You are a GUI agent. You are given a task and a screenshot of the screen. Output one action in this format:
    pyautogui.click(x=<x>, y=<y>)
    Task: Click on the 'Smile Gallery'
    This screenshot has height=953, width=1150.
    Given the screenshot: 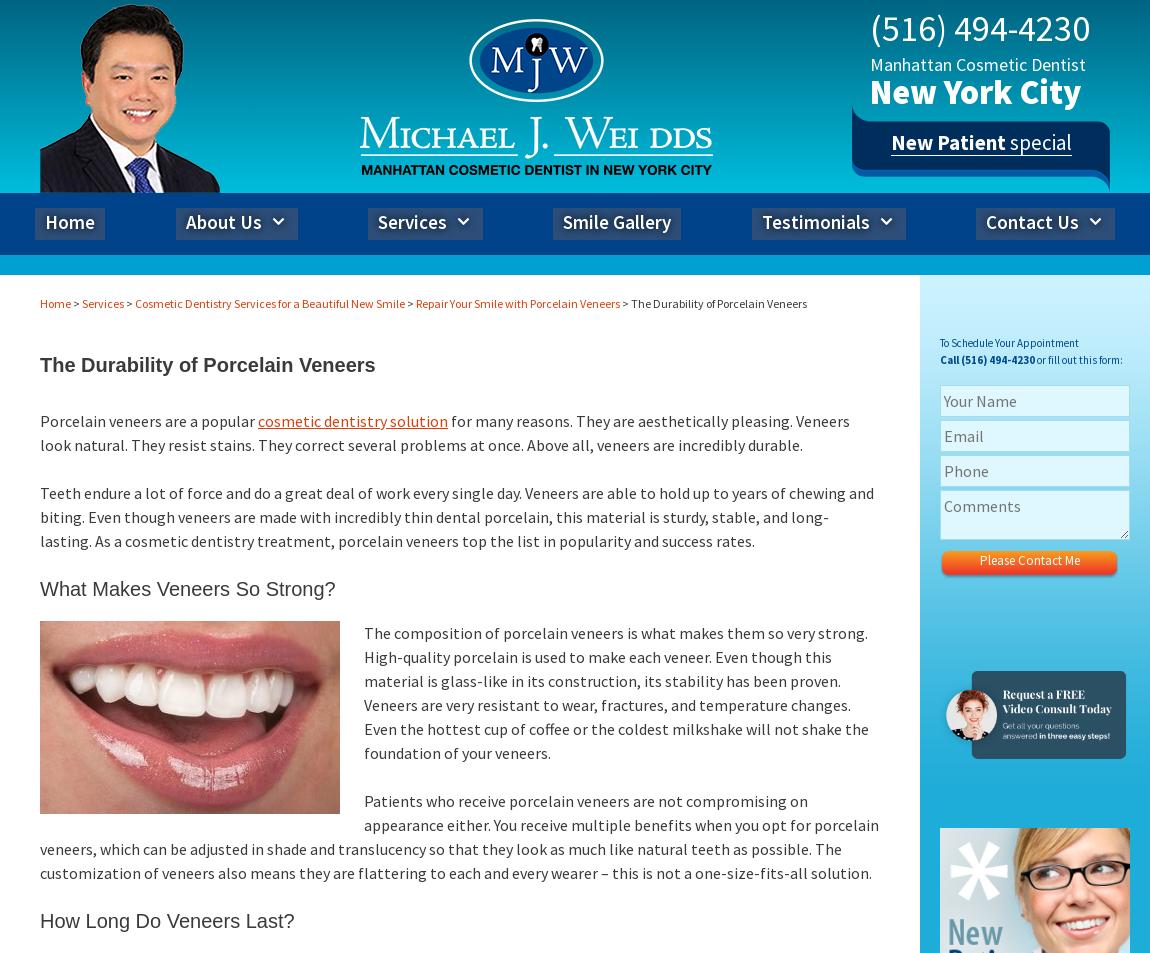 What is the action you would take?
    pyautogui.click(x=563, y=220)
    